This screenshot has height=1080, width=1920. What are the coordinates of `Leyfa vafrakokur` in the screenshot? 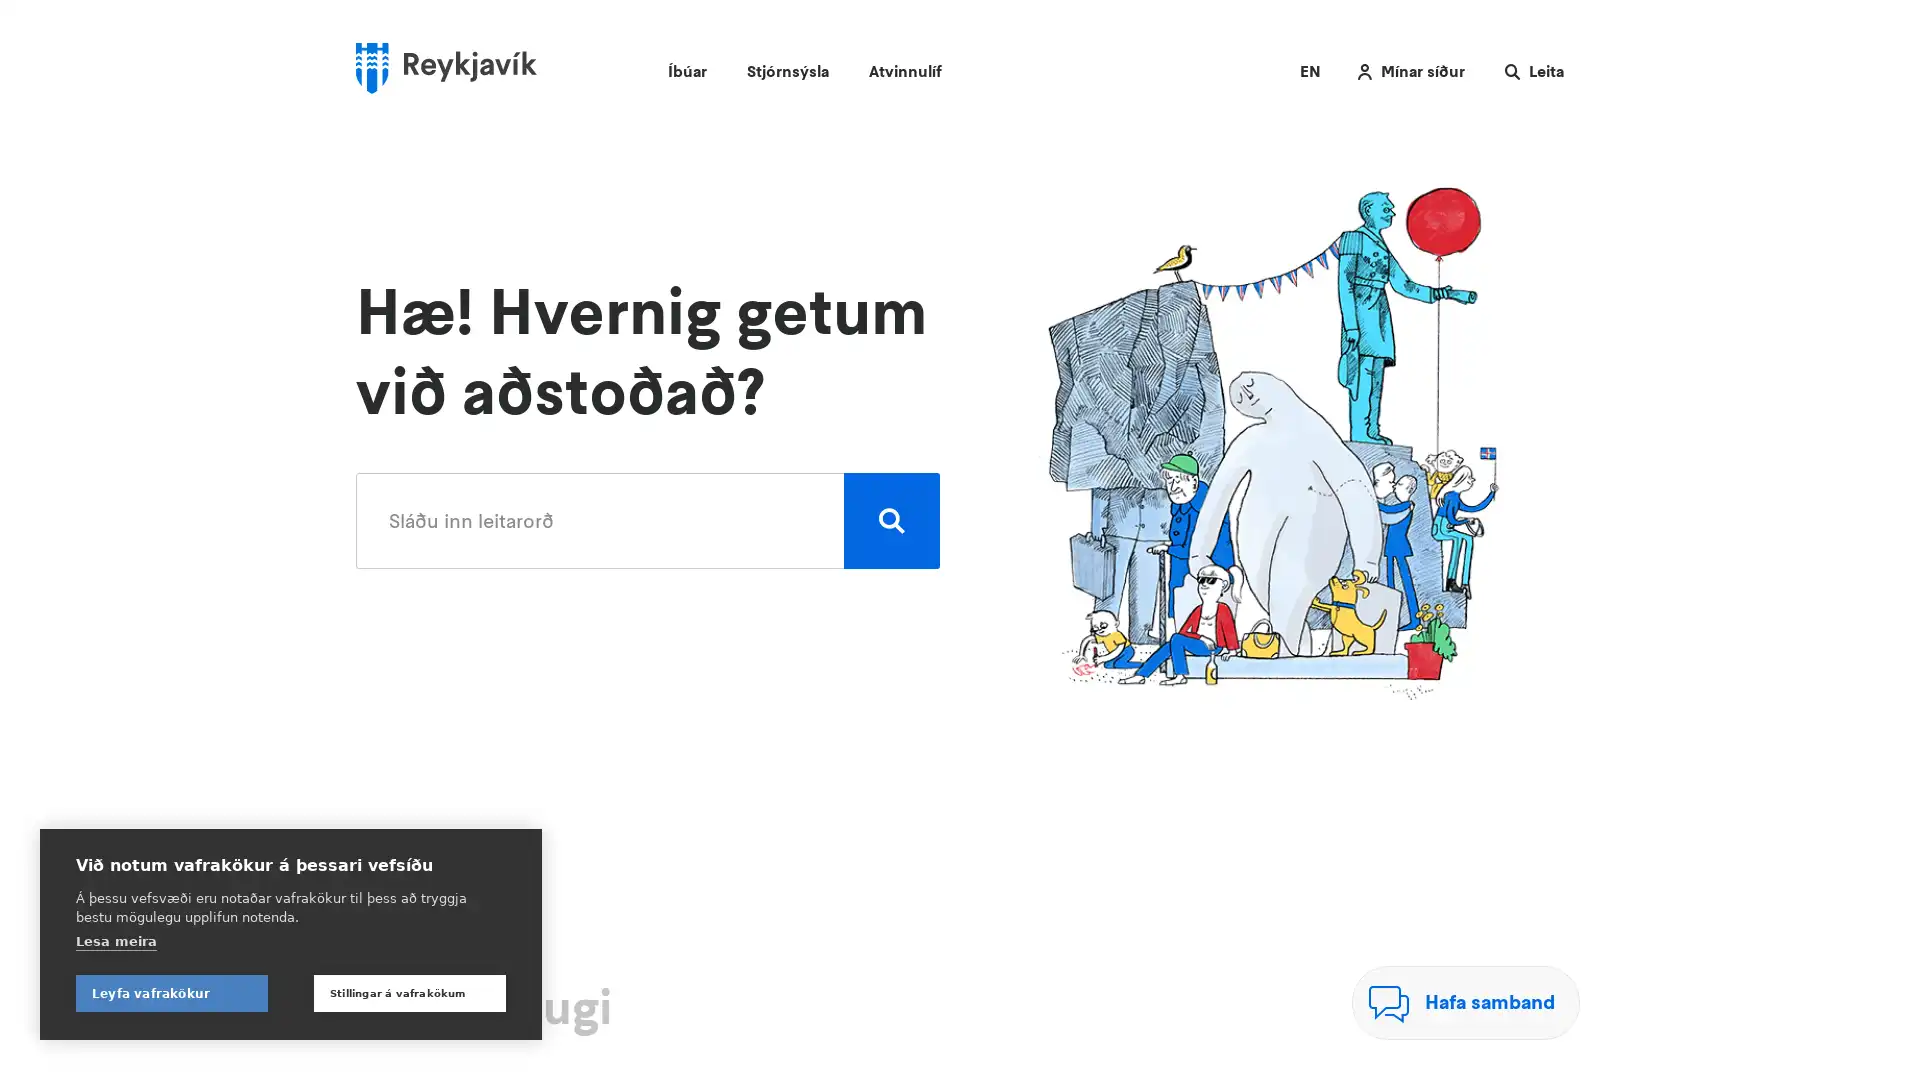 It's located at (172, 993).